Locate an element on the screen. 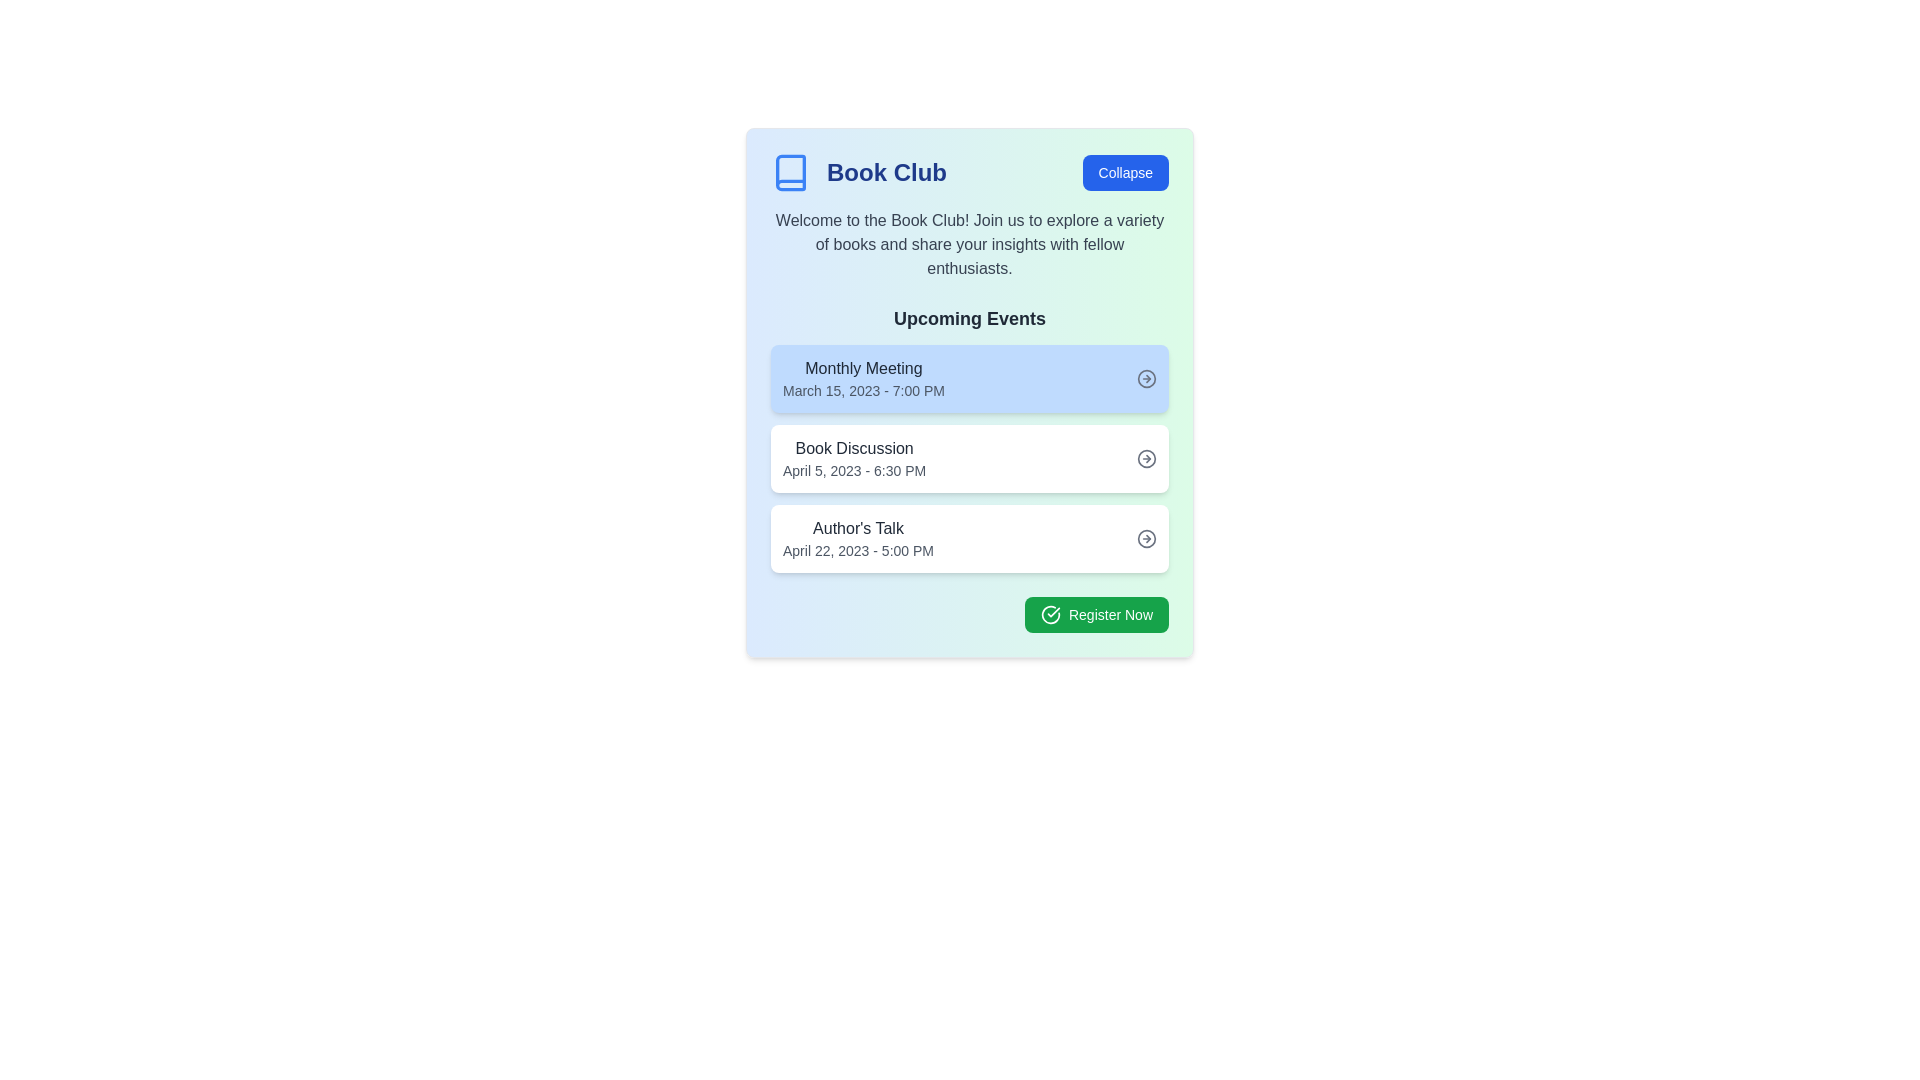  the blue rectangular button with rounded corners labeled 'Collapse' is located at coordinates (1125, 172).